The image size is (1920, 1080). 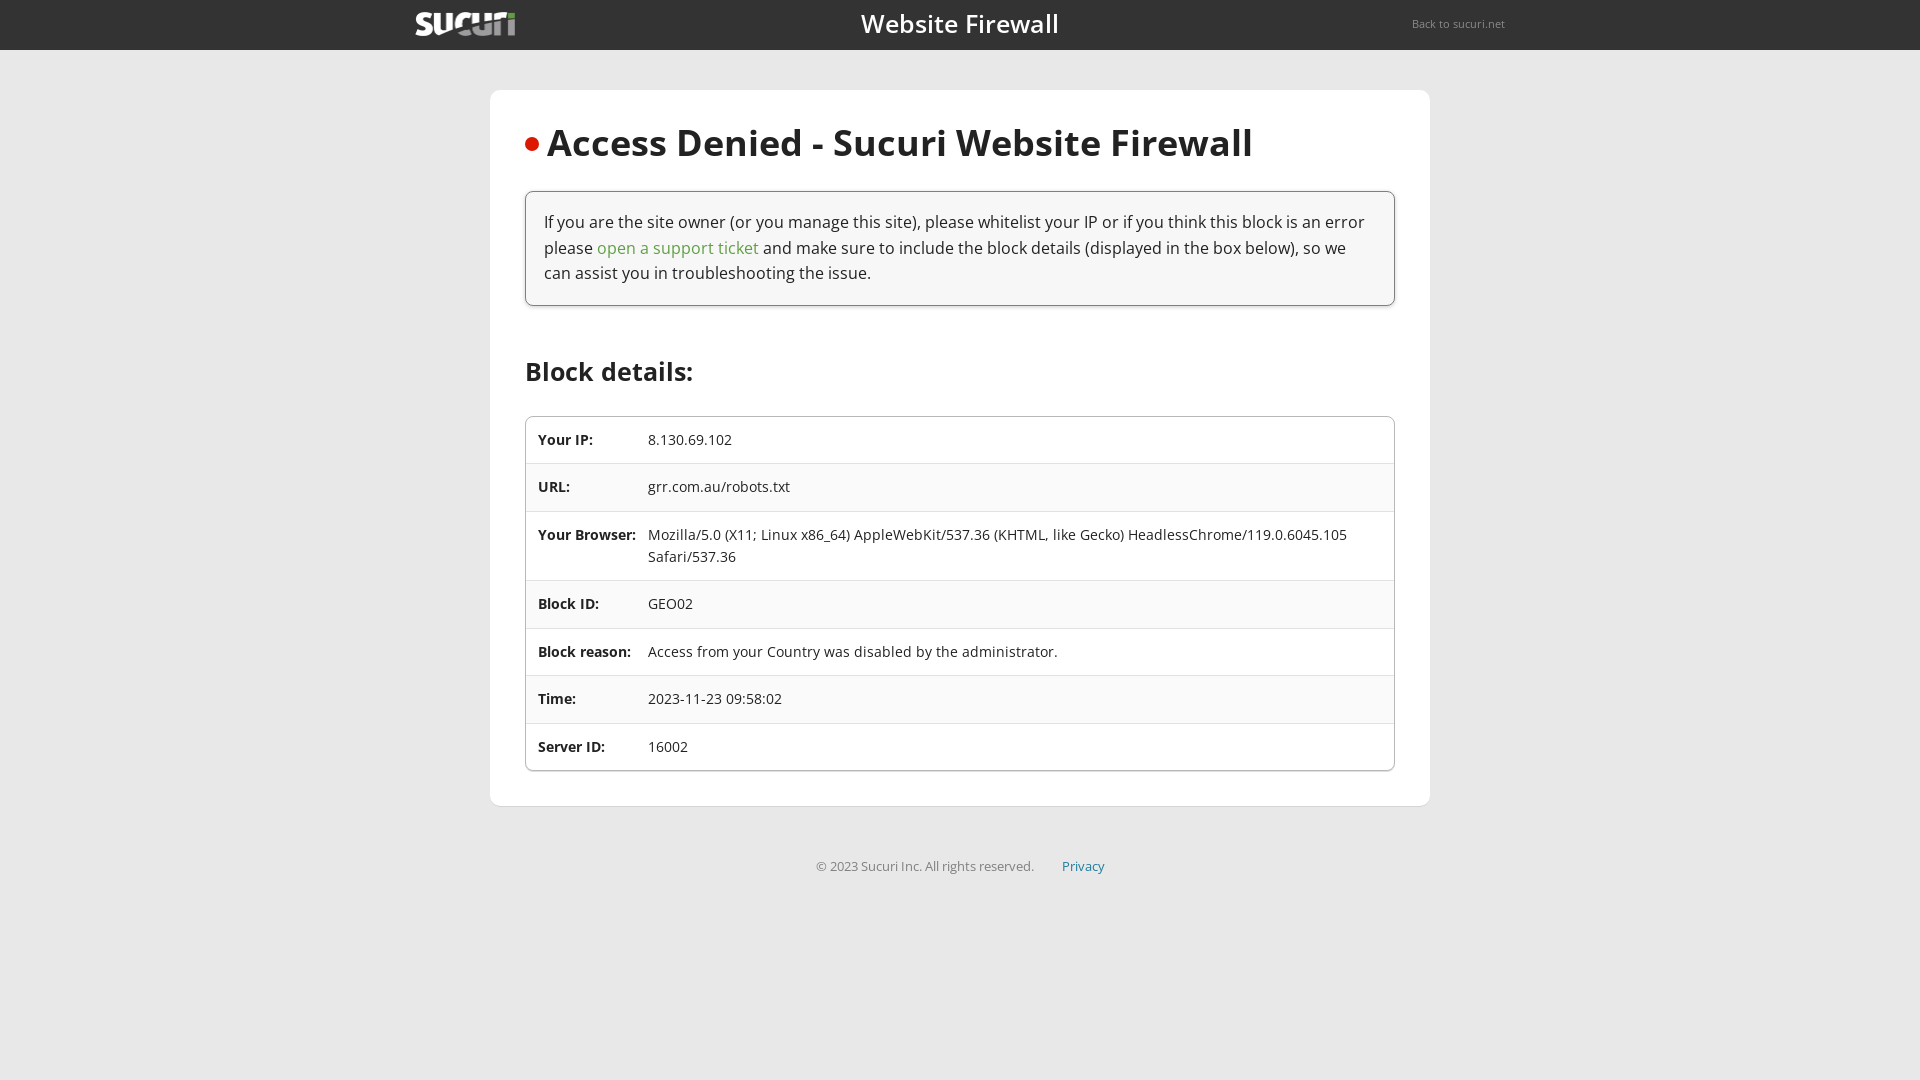 What do you see at coordinates (1082, 865) in the screenshot?
I see `'Privacy'` at bounding box center [1082, 865].